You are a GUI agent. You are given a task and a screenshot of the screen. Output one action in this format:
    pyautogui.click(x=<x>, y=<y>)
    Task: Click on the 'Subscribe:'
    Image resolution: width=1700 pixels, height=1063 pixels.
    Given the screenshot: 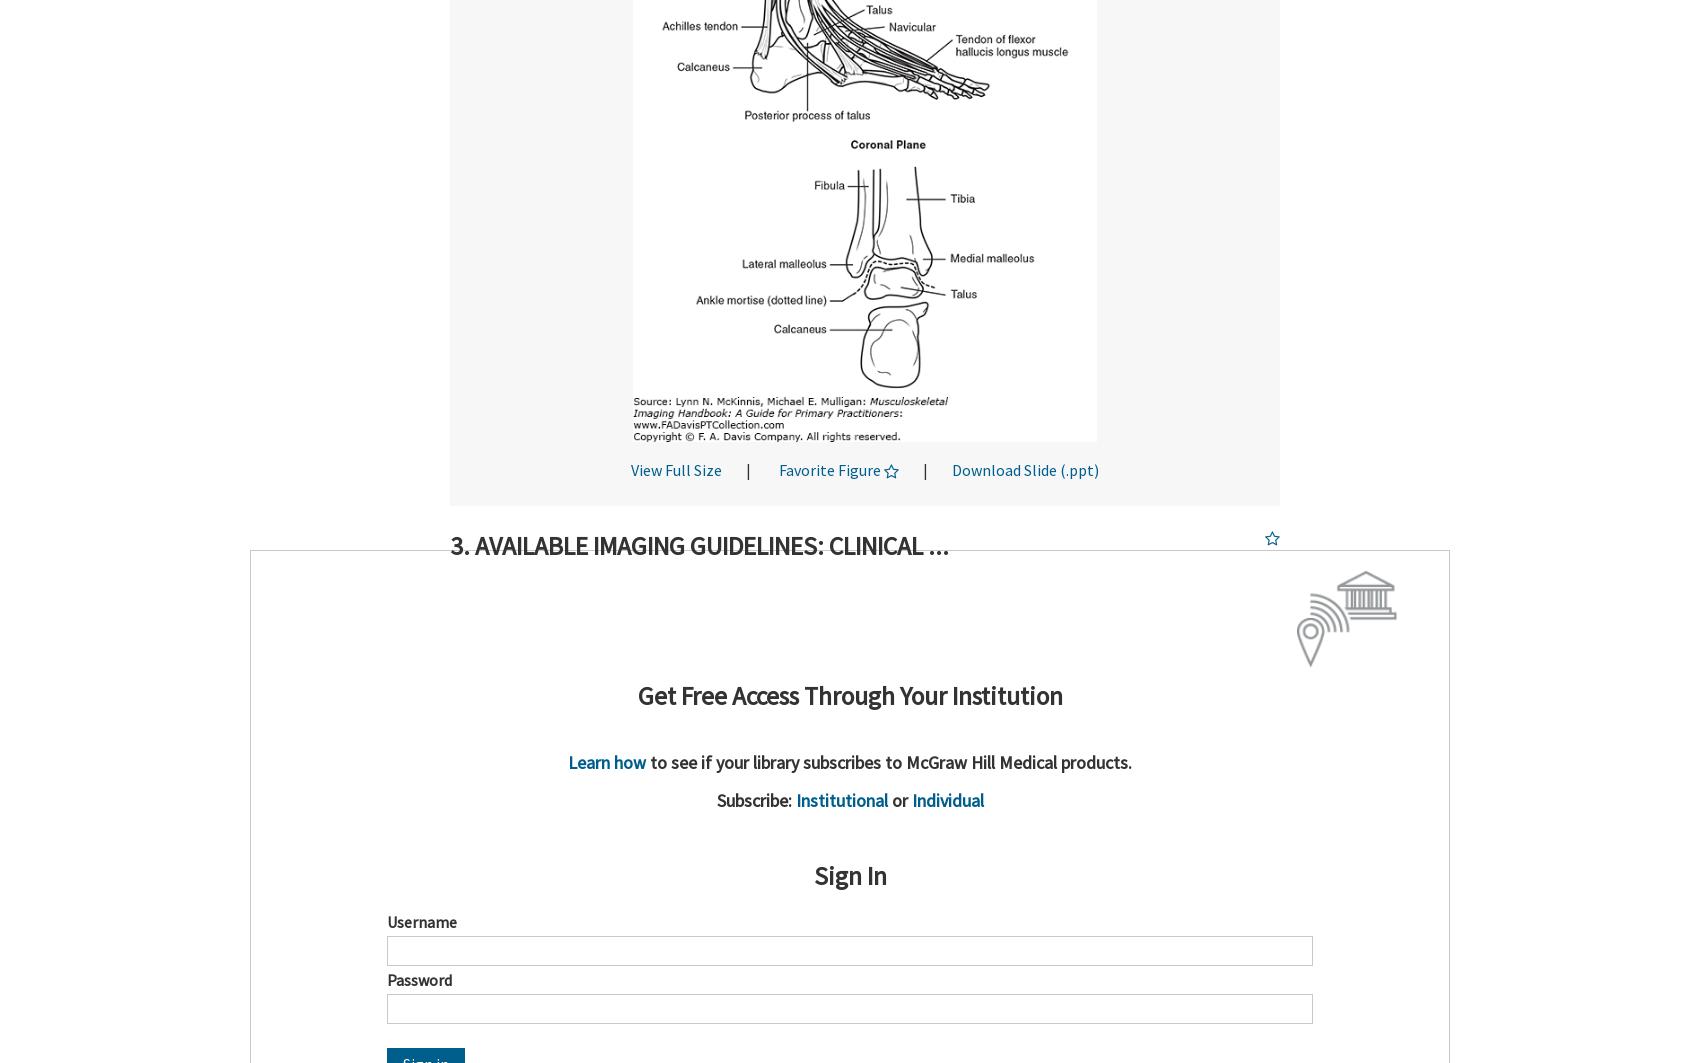 What is the action you would take?
    pyautogui.click(x=754, y=798)
    